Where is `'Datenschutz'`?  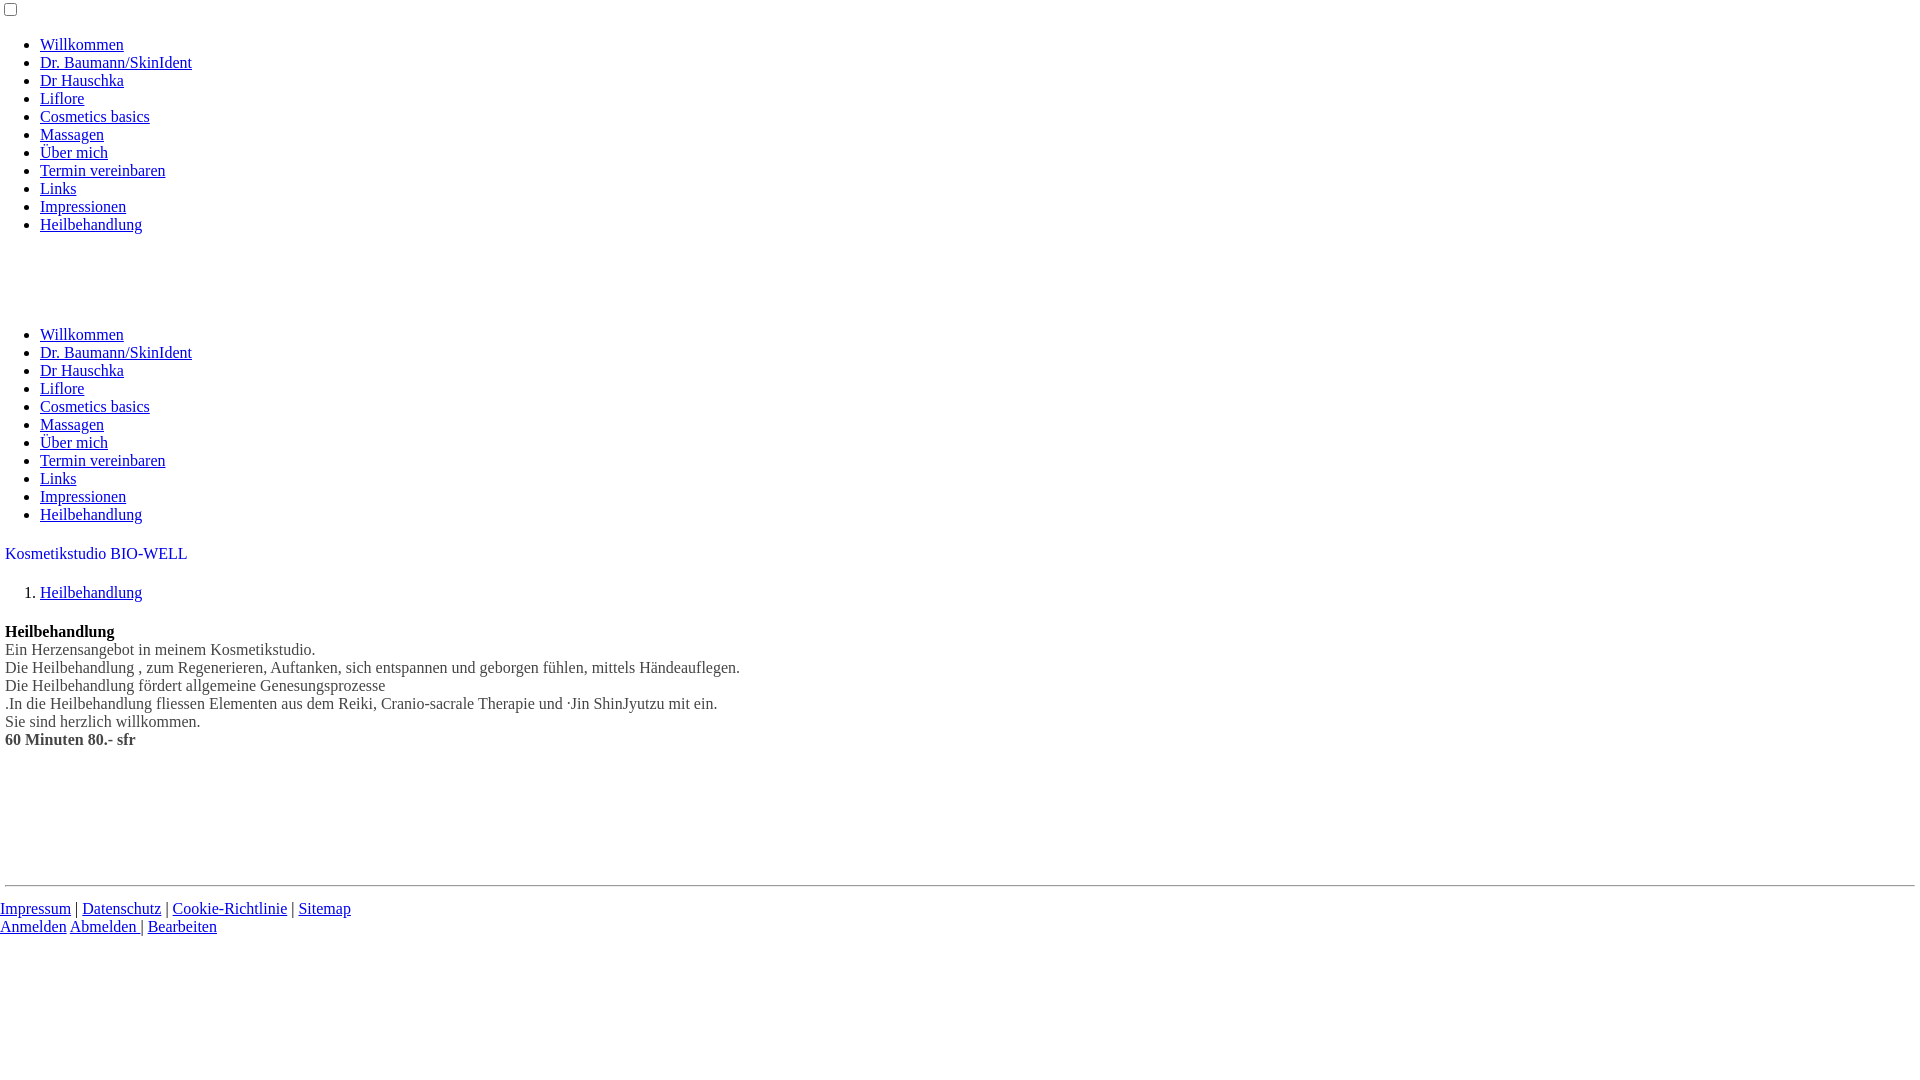
'Datenschutz' is located at coordinates (120, 908).